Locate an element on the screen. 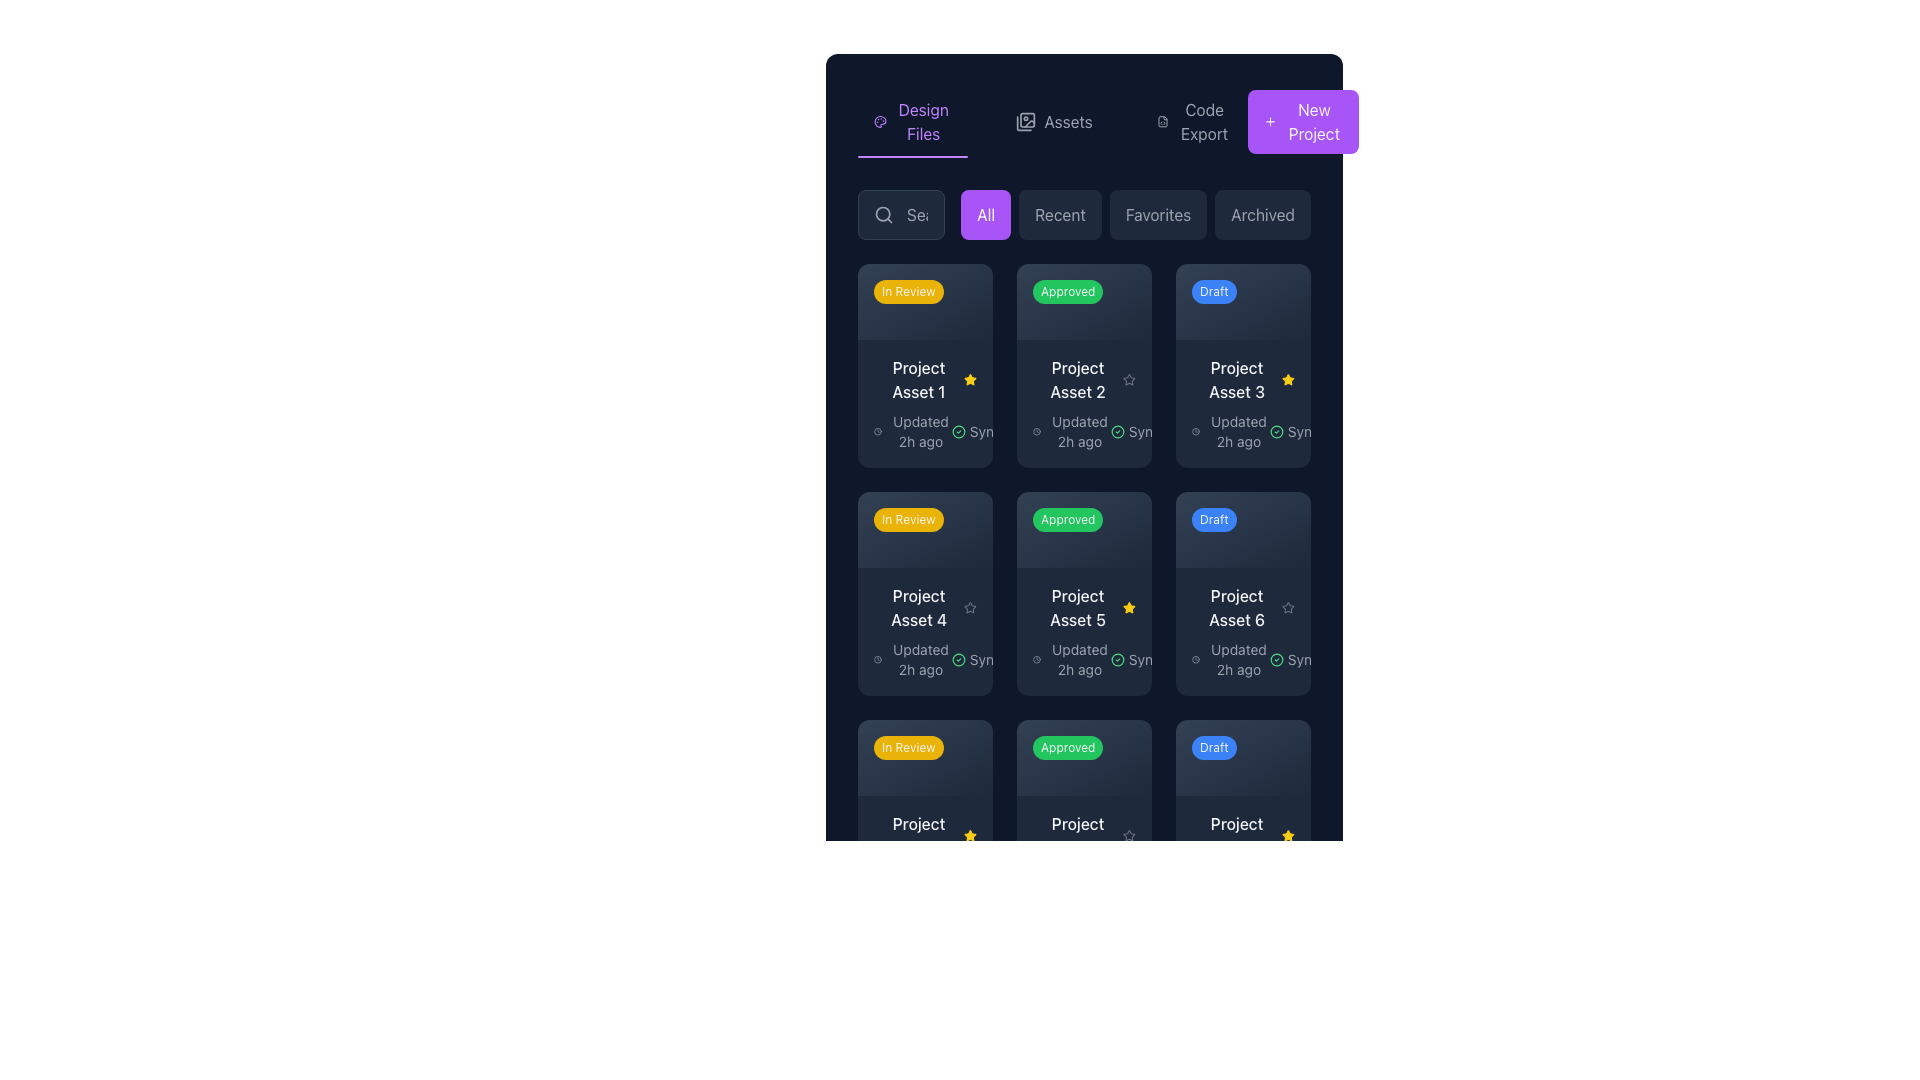  the 'Favorites' button in the filter selection component is located at coordinates (1136, 215).